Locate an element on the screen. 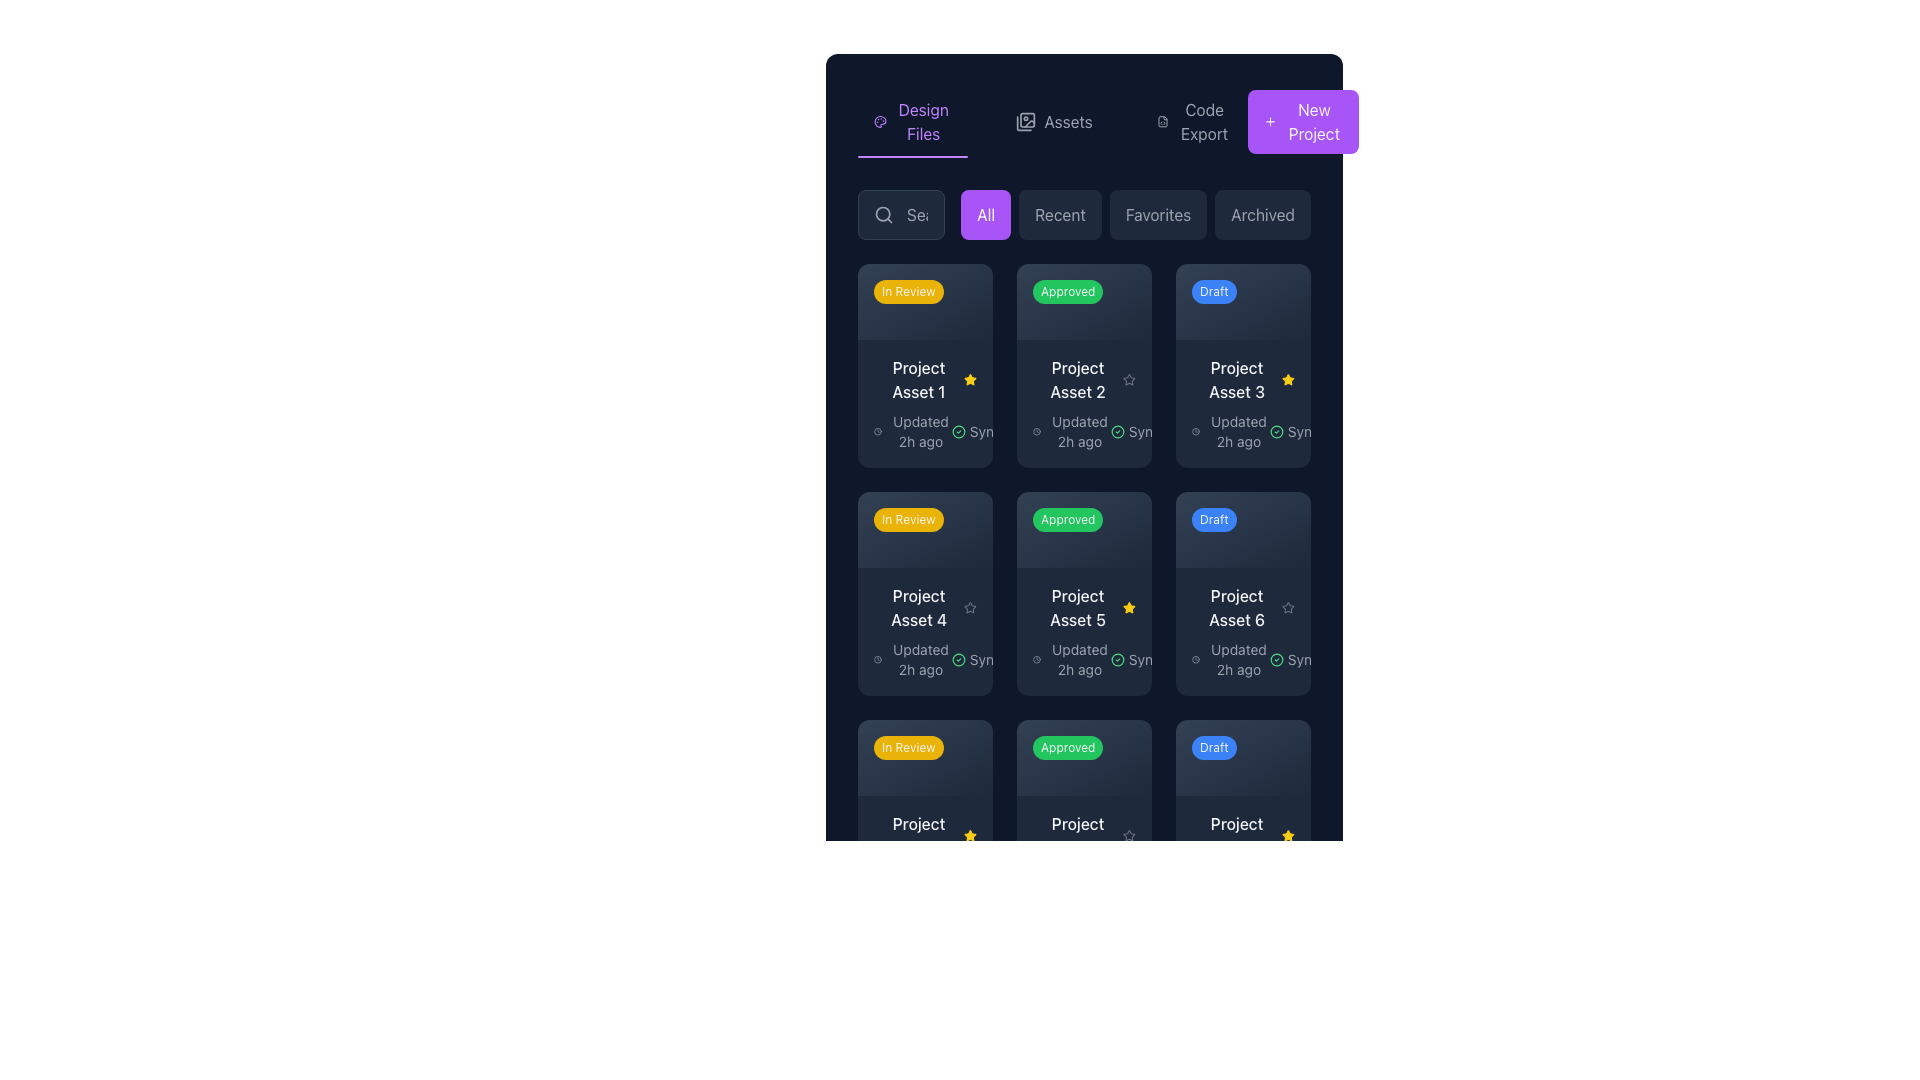  the 'Favorites' button in the filter selection component is located at coordinates (1136, 215).